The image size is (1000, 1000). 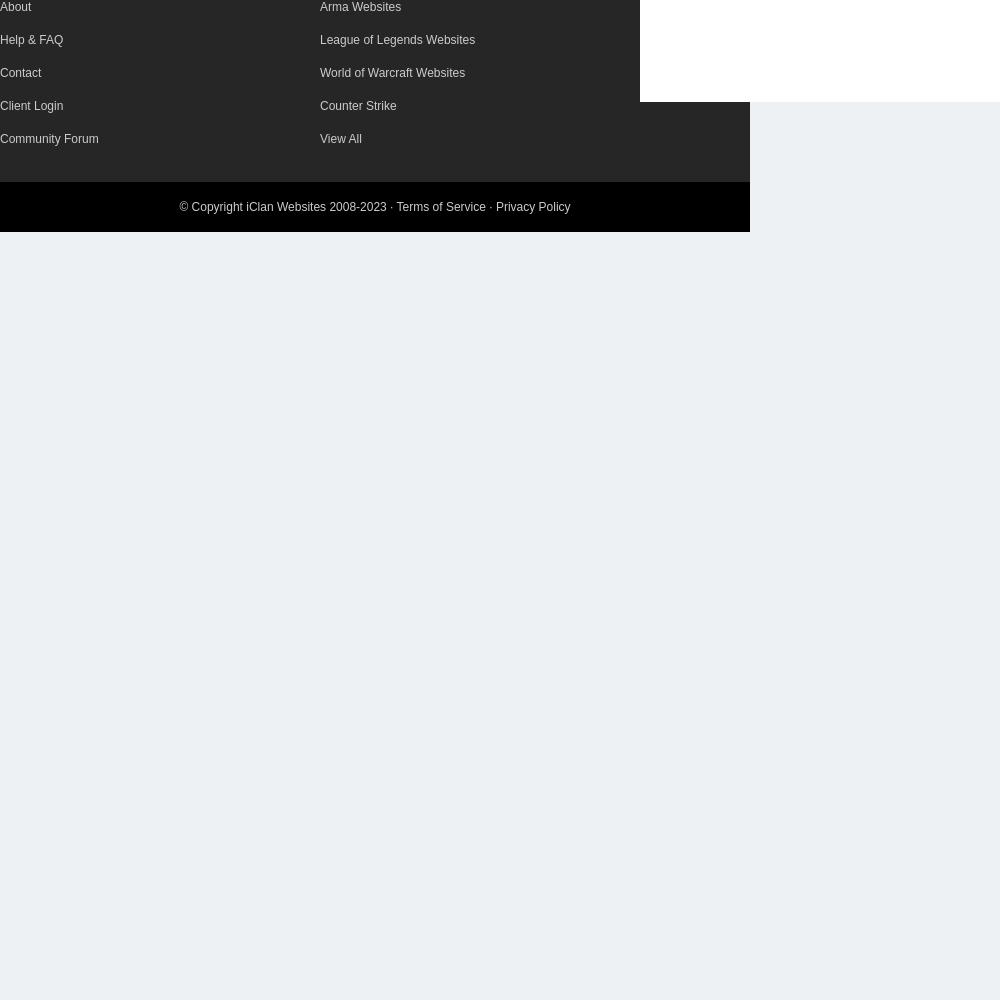 What do you see at coordinates (20, 72) in the screenshot?
I see `'Contact'` at bounding box center [20, 72].